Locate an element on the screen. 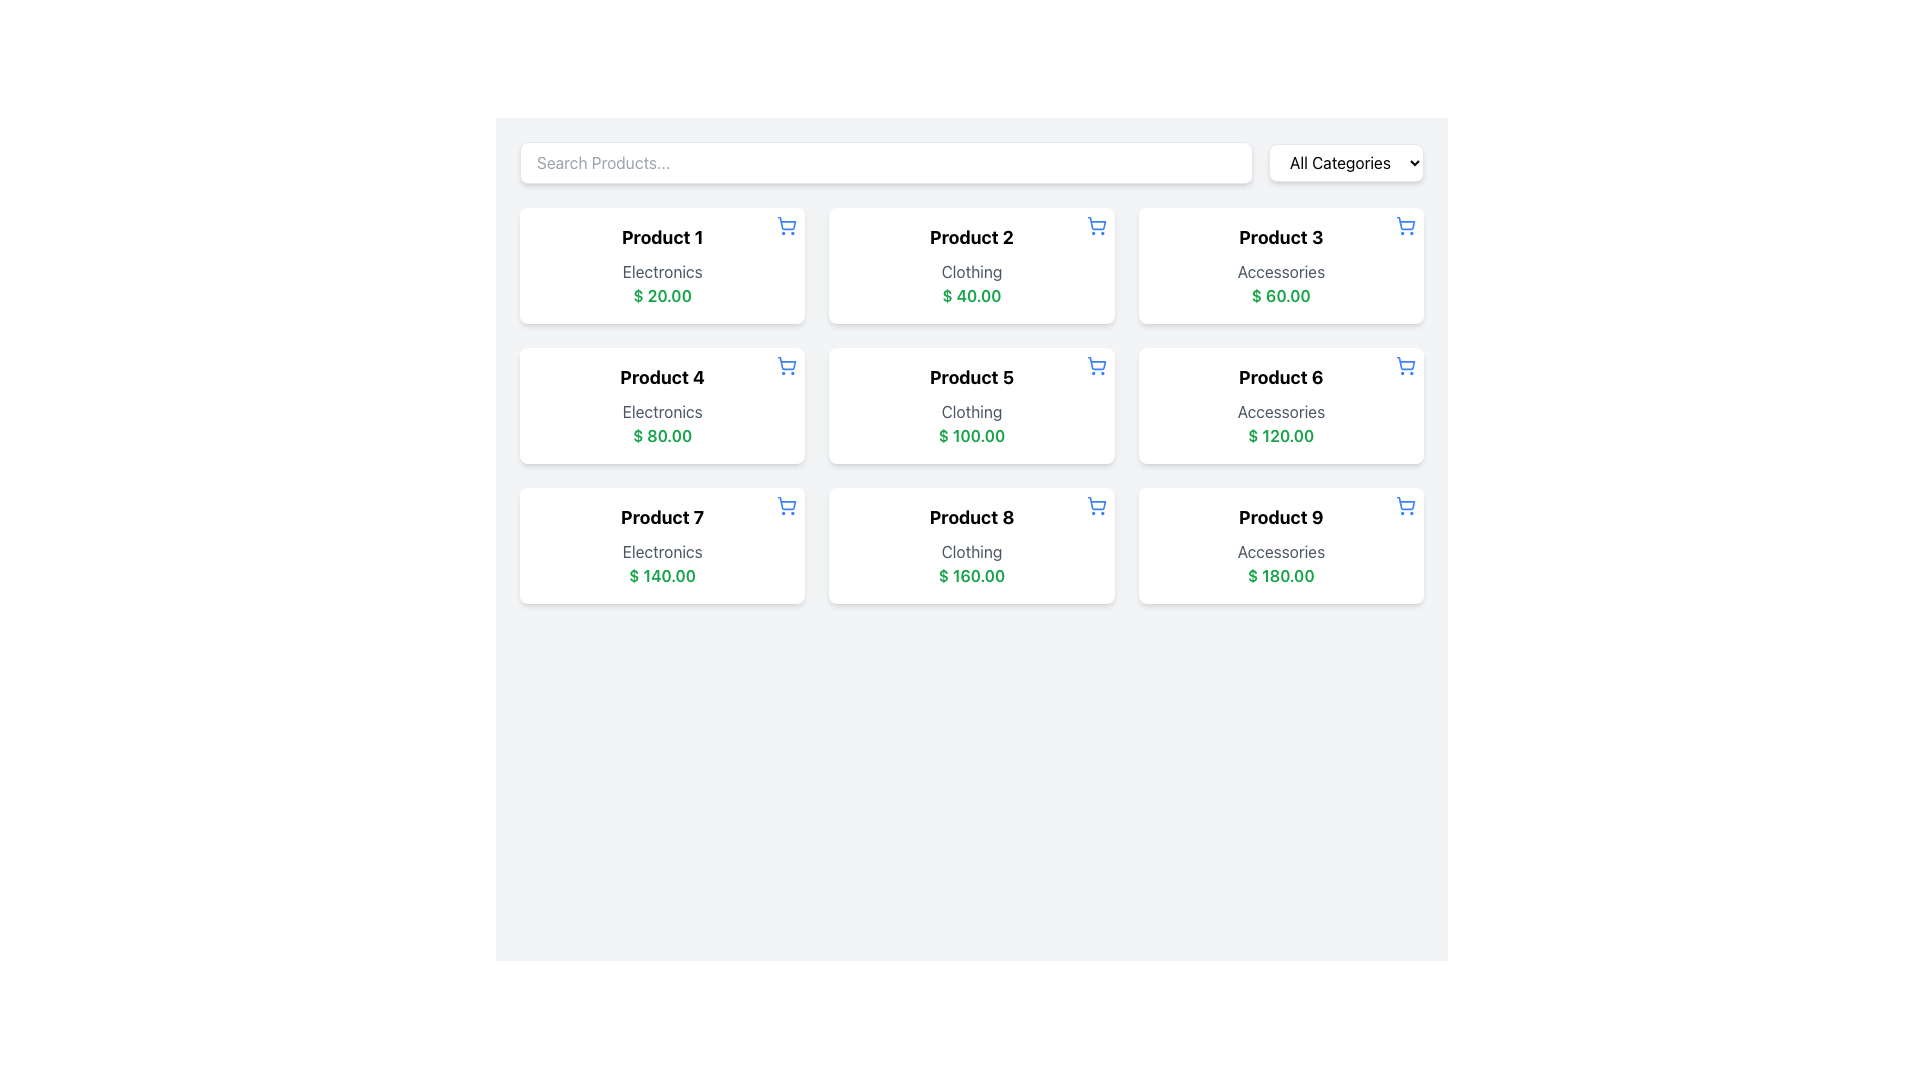  the shopping cart body icon located within the 'Product 5' button in the second row of the product grid is located at coordinates (1095, 363).